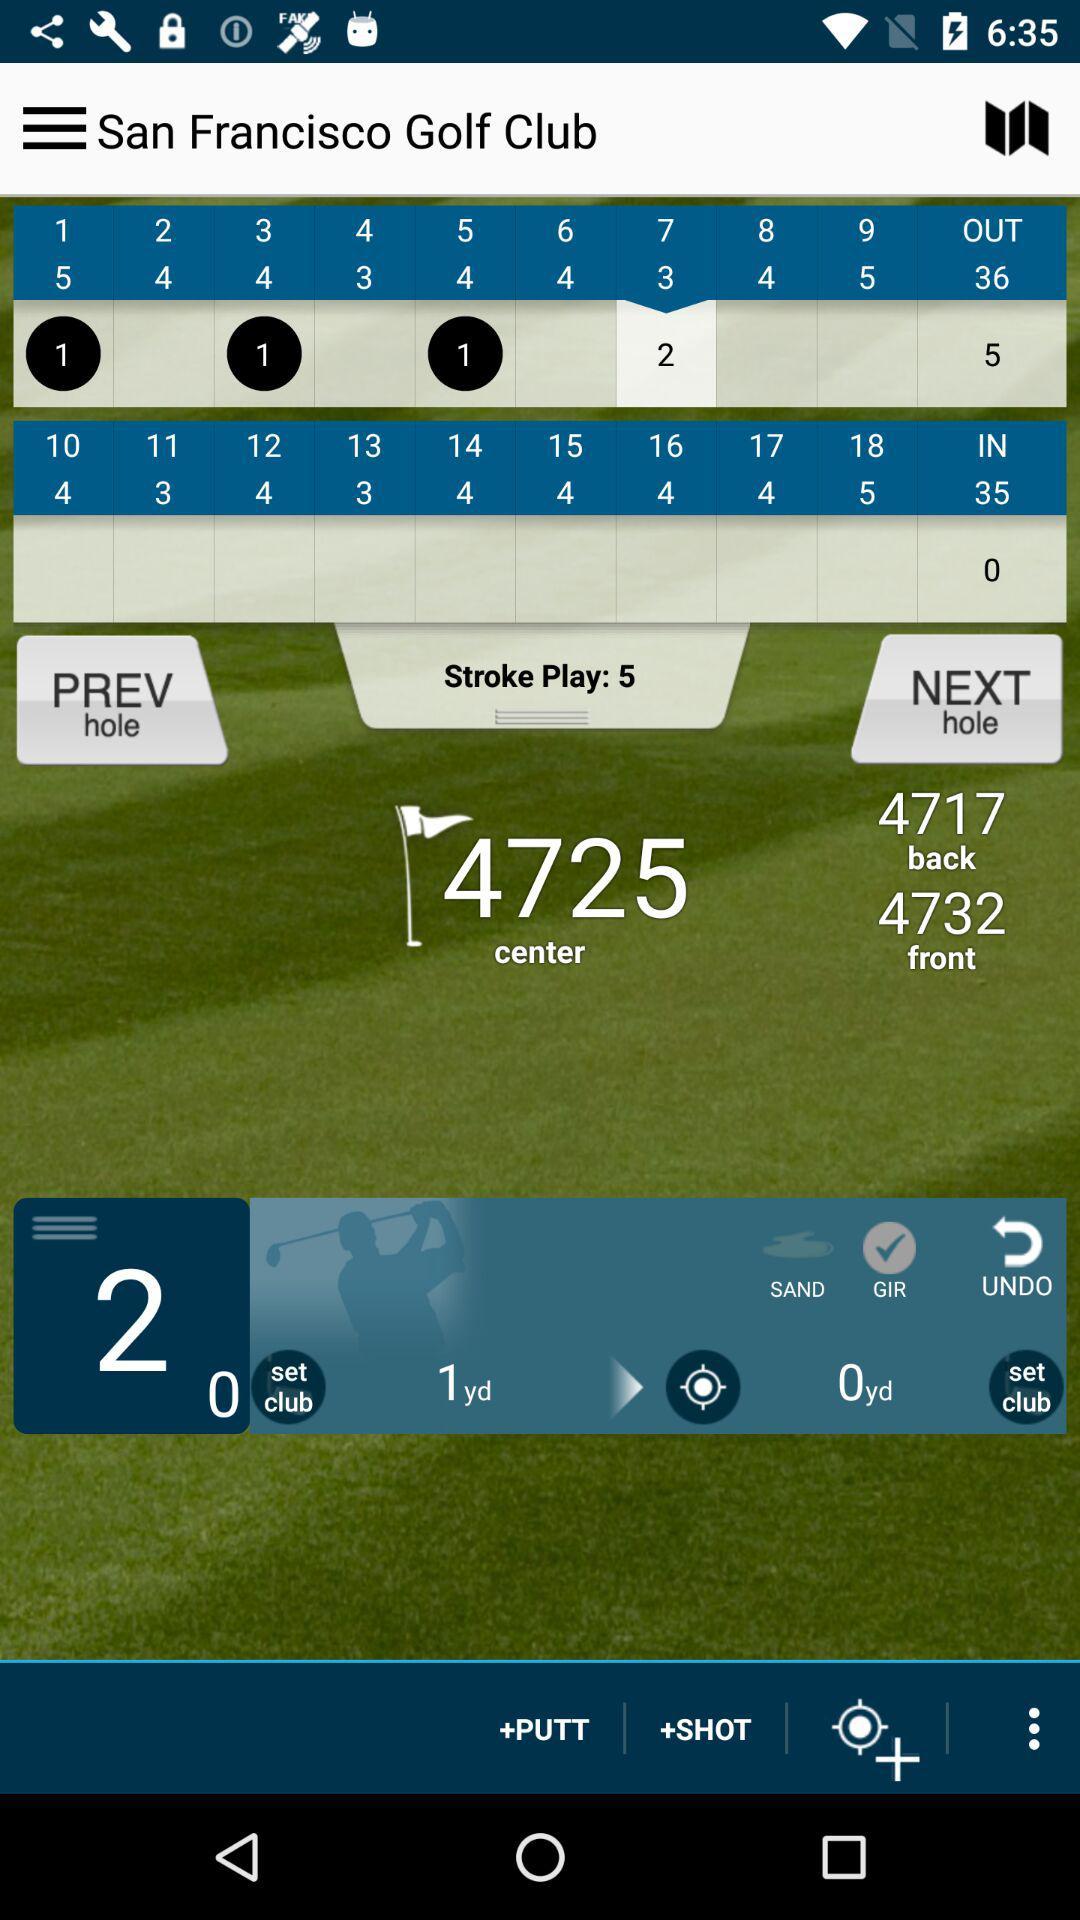 The height and width of the screenshot is (1920, 1080). Describe the element at coordinates (1014, 1727) in the screenshot. I see `the more icon` at that location.